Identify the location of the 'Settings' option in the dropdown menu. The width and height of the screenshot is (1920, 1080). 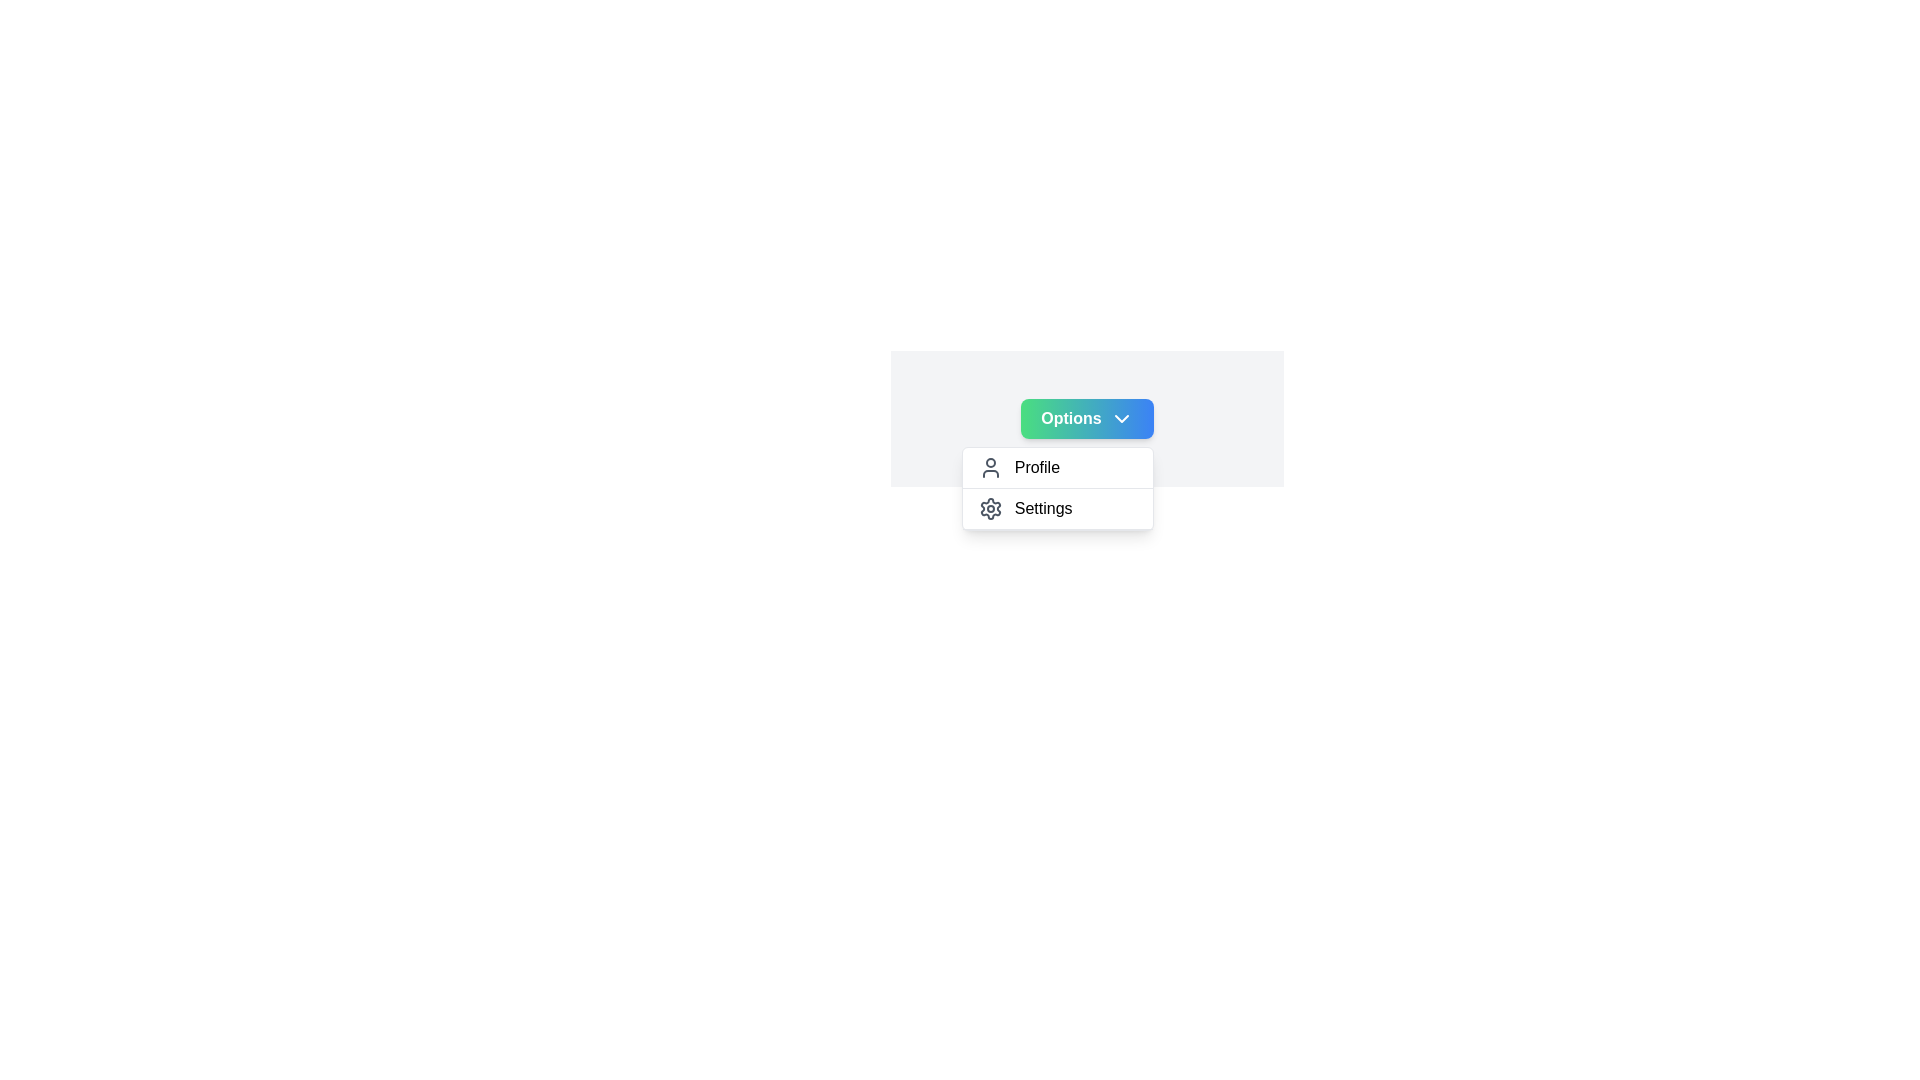
(1055, 508).